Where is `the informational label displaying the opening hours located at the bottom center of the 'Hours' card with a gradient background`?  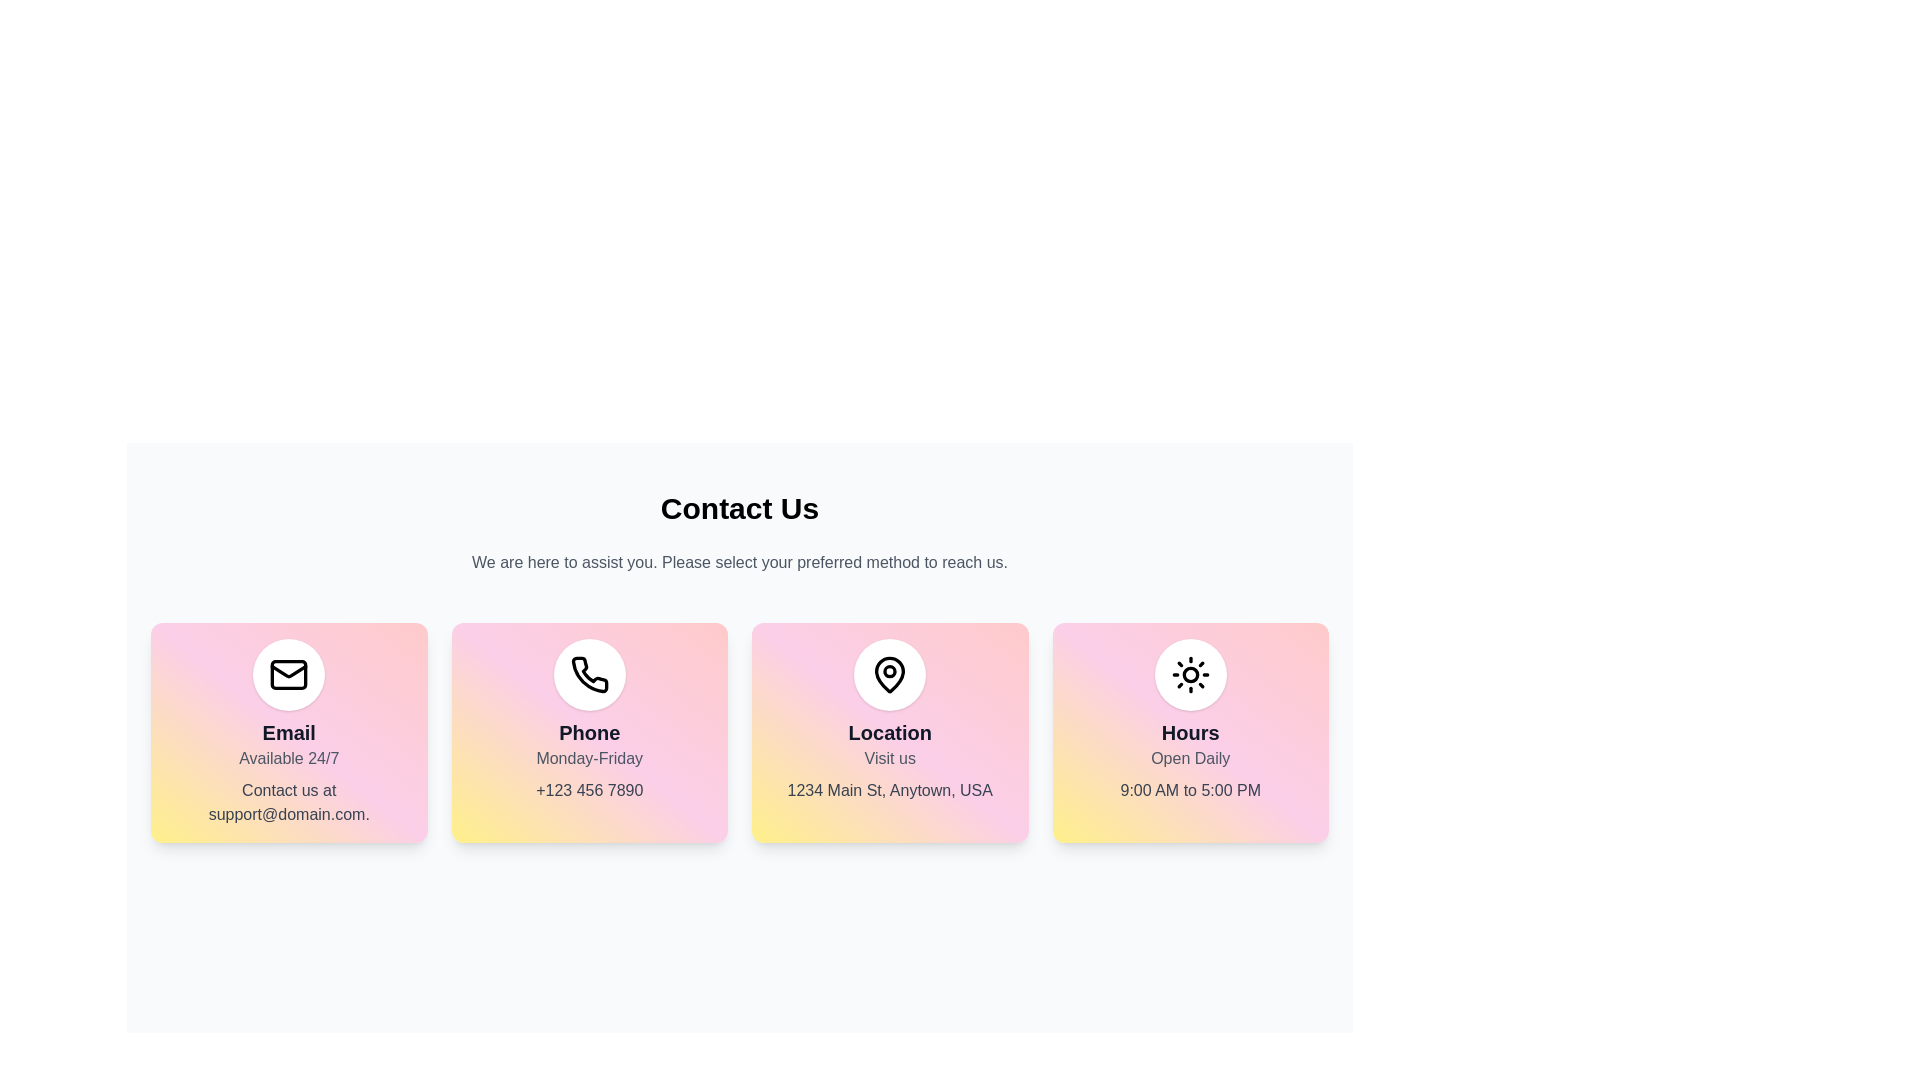
the informational label displaying the opening hours located at the bottom center of the 'Hours' card with a gradient background is located at coordinates (1190, 789).